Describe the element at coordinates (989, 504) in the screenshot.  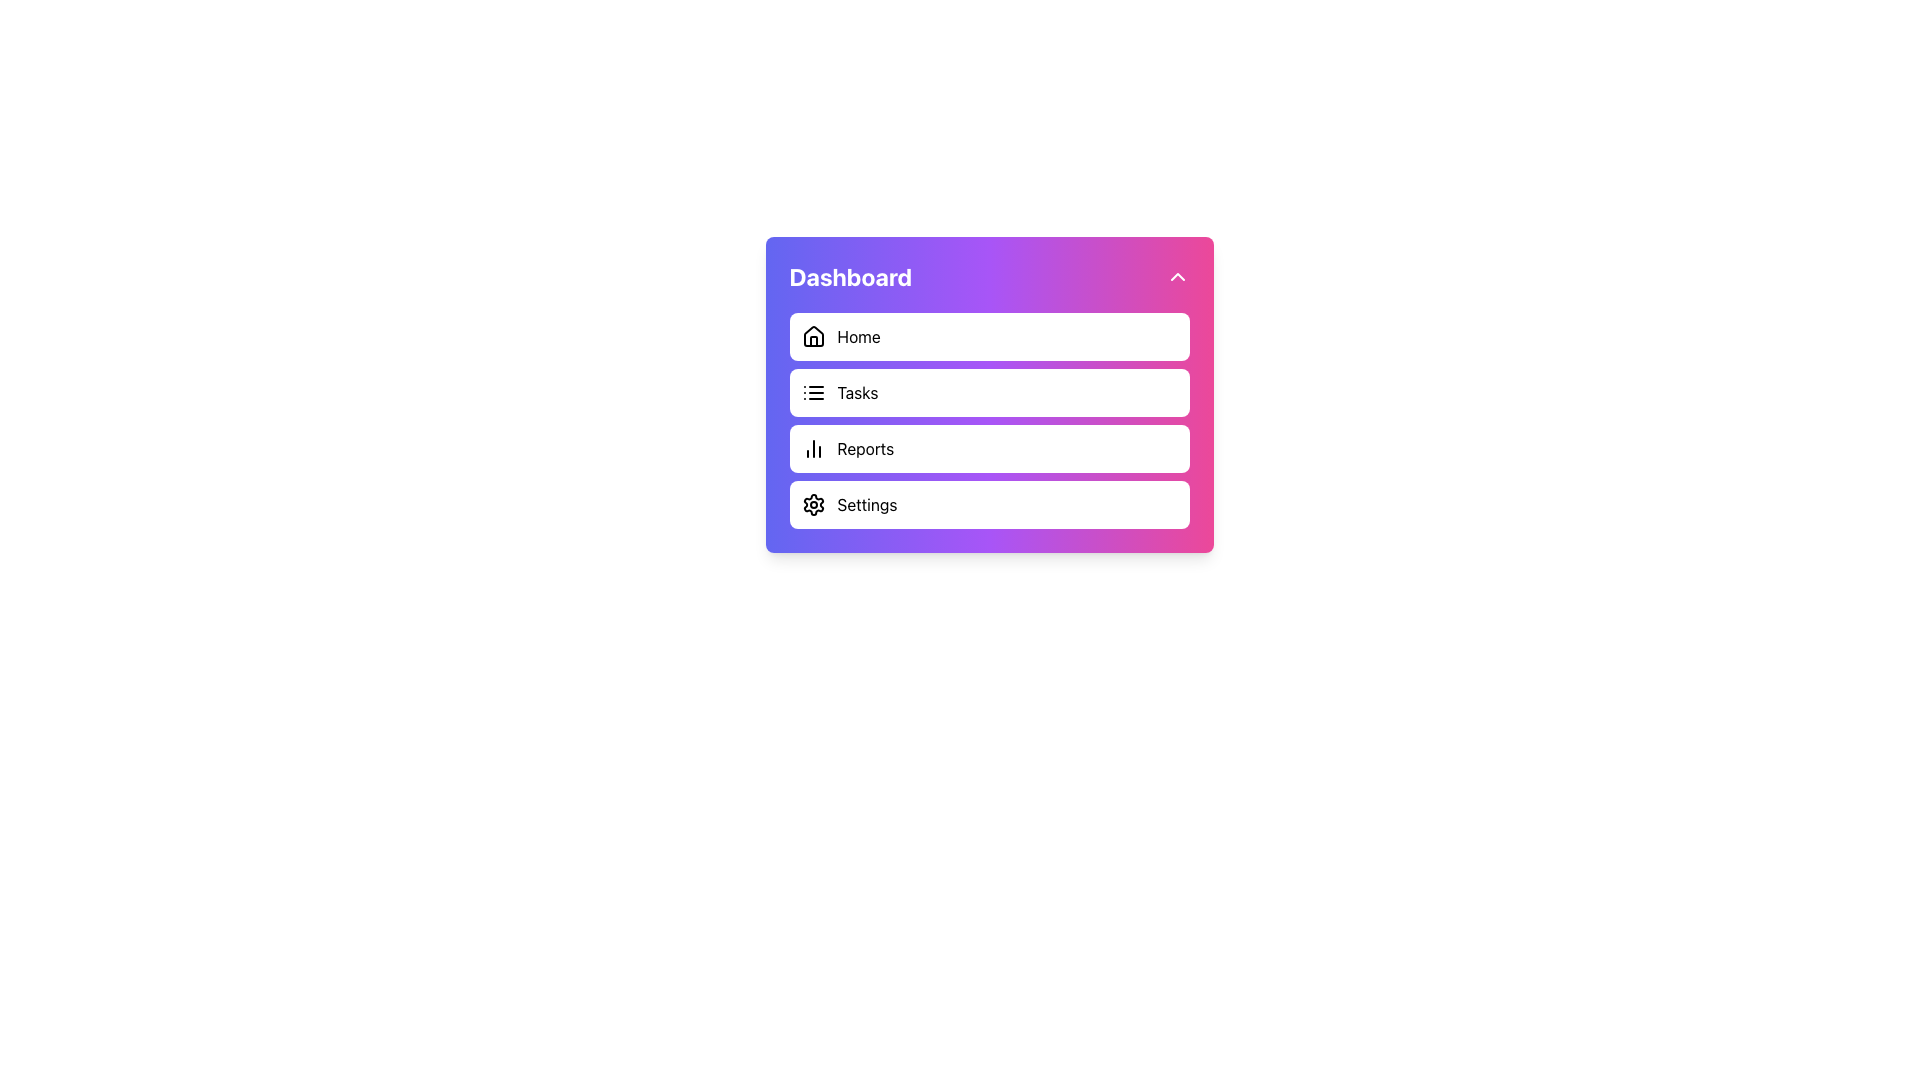
I see `the 'Settings' button, which is a rectangular menu item with rounded corners, located in the 'Dashboard' panel` at that location.